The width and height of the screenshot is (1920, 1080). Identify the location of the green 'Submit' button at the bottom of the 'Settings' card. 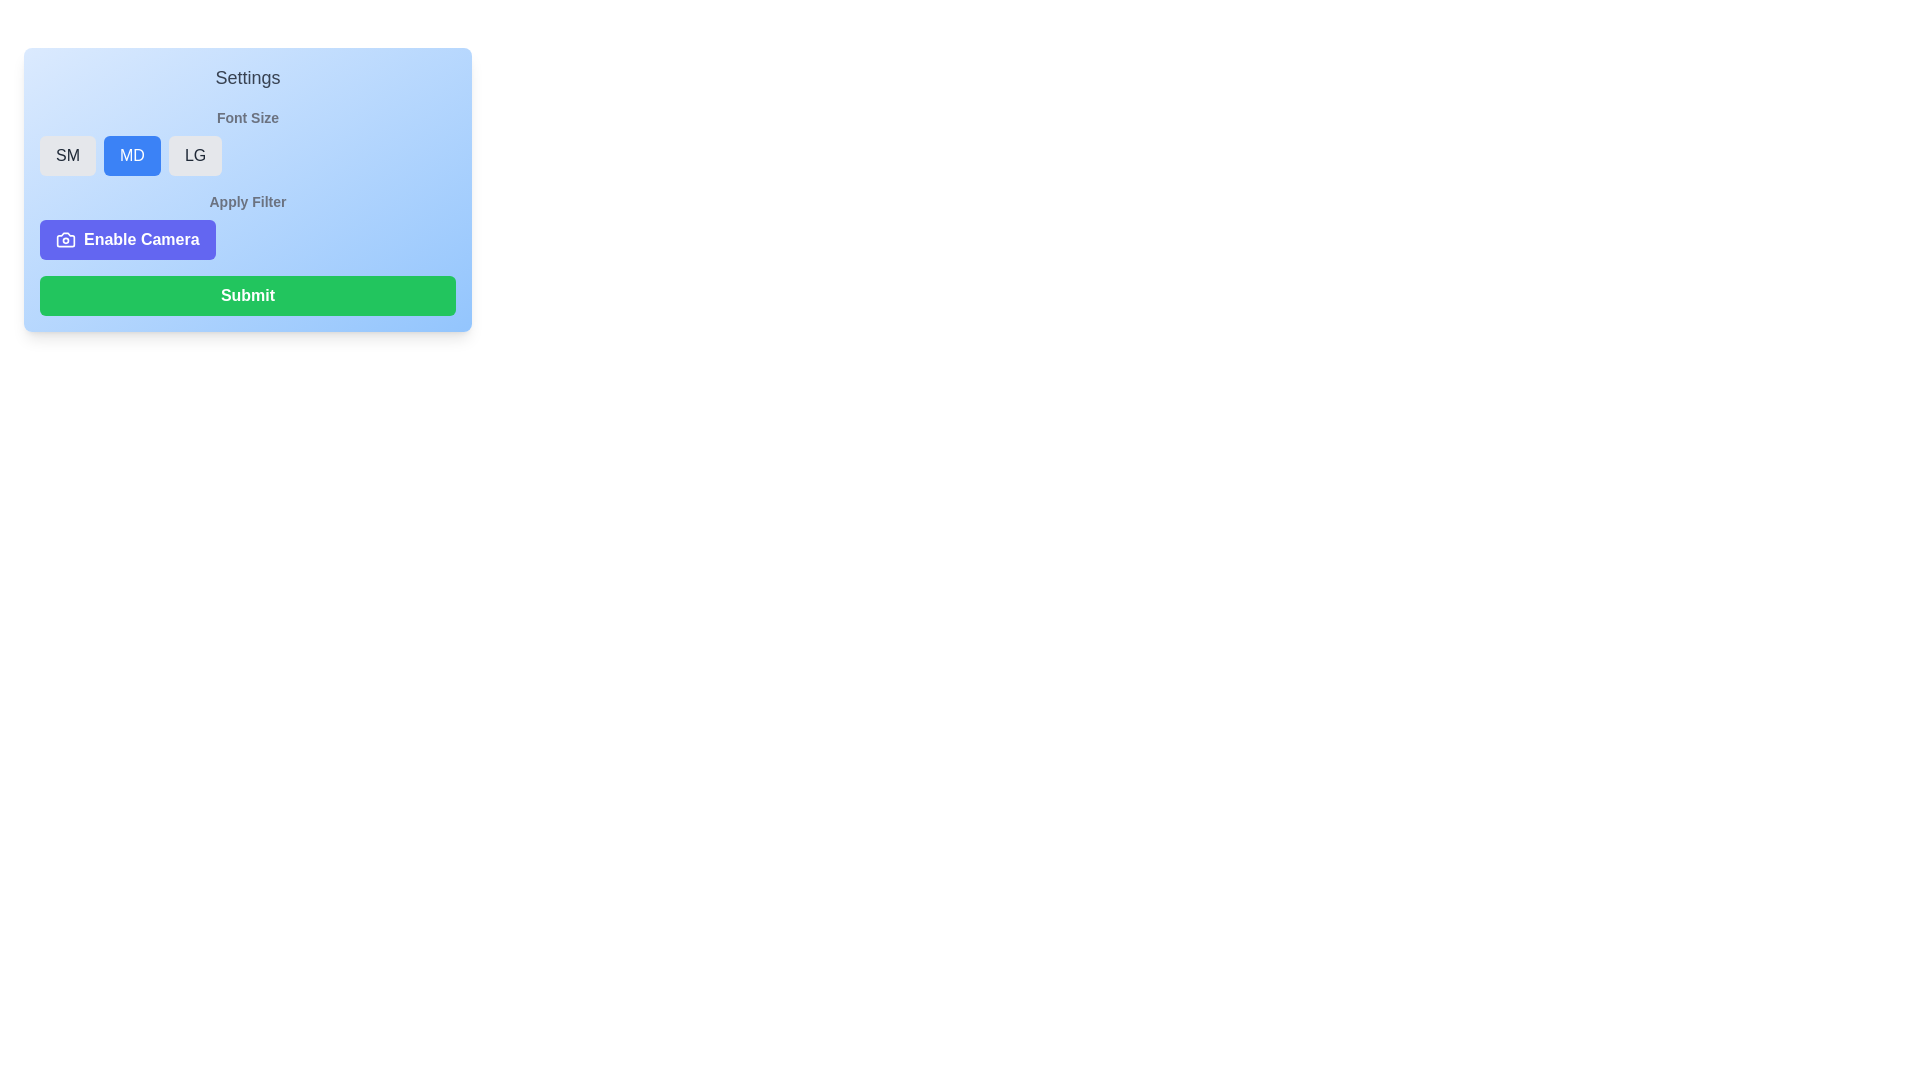
(247, 296).